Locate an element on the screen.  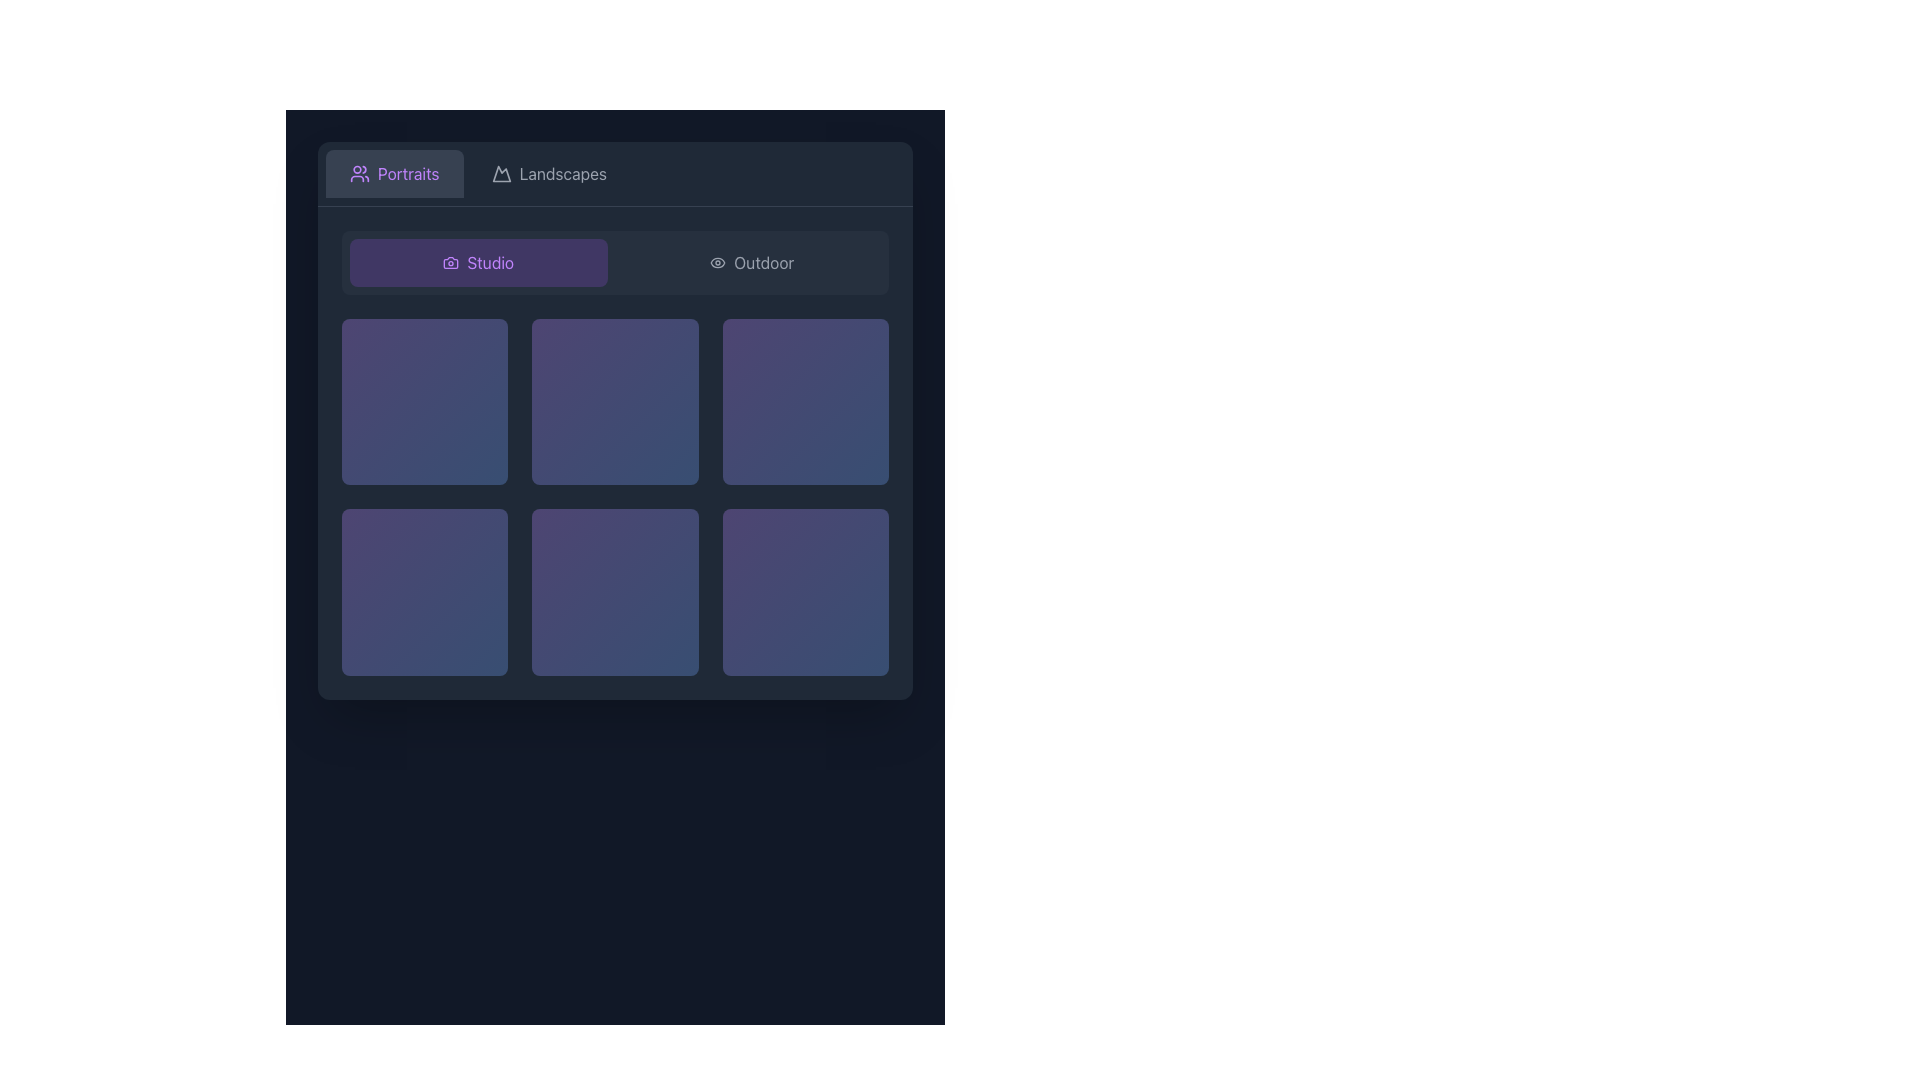
the rectangular button with a purple background labeled 'Studio' that contains a camera icon is located at coordinates (477, 261).